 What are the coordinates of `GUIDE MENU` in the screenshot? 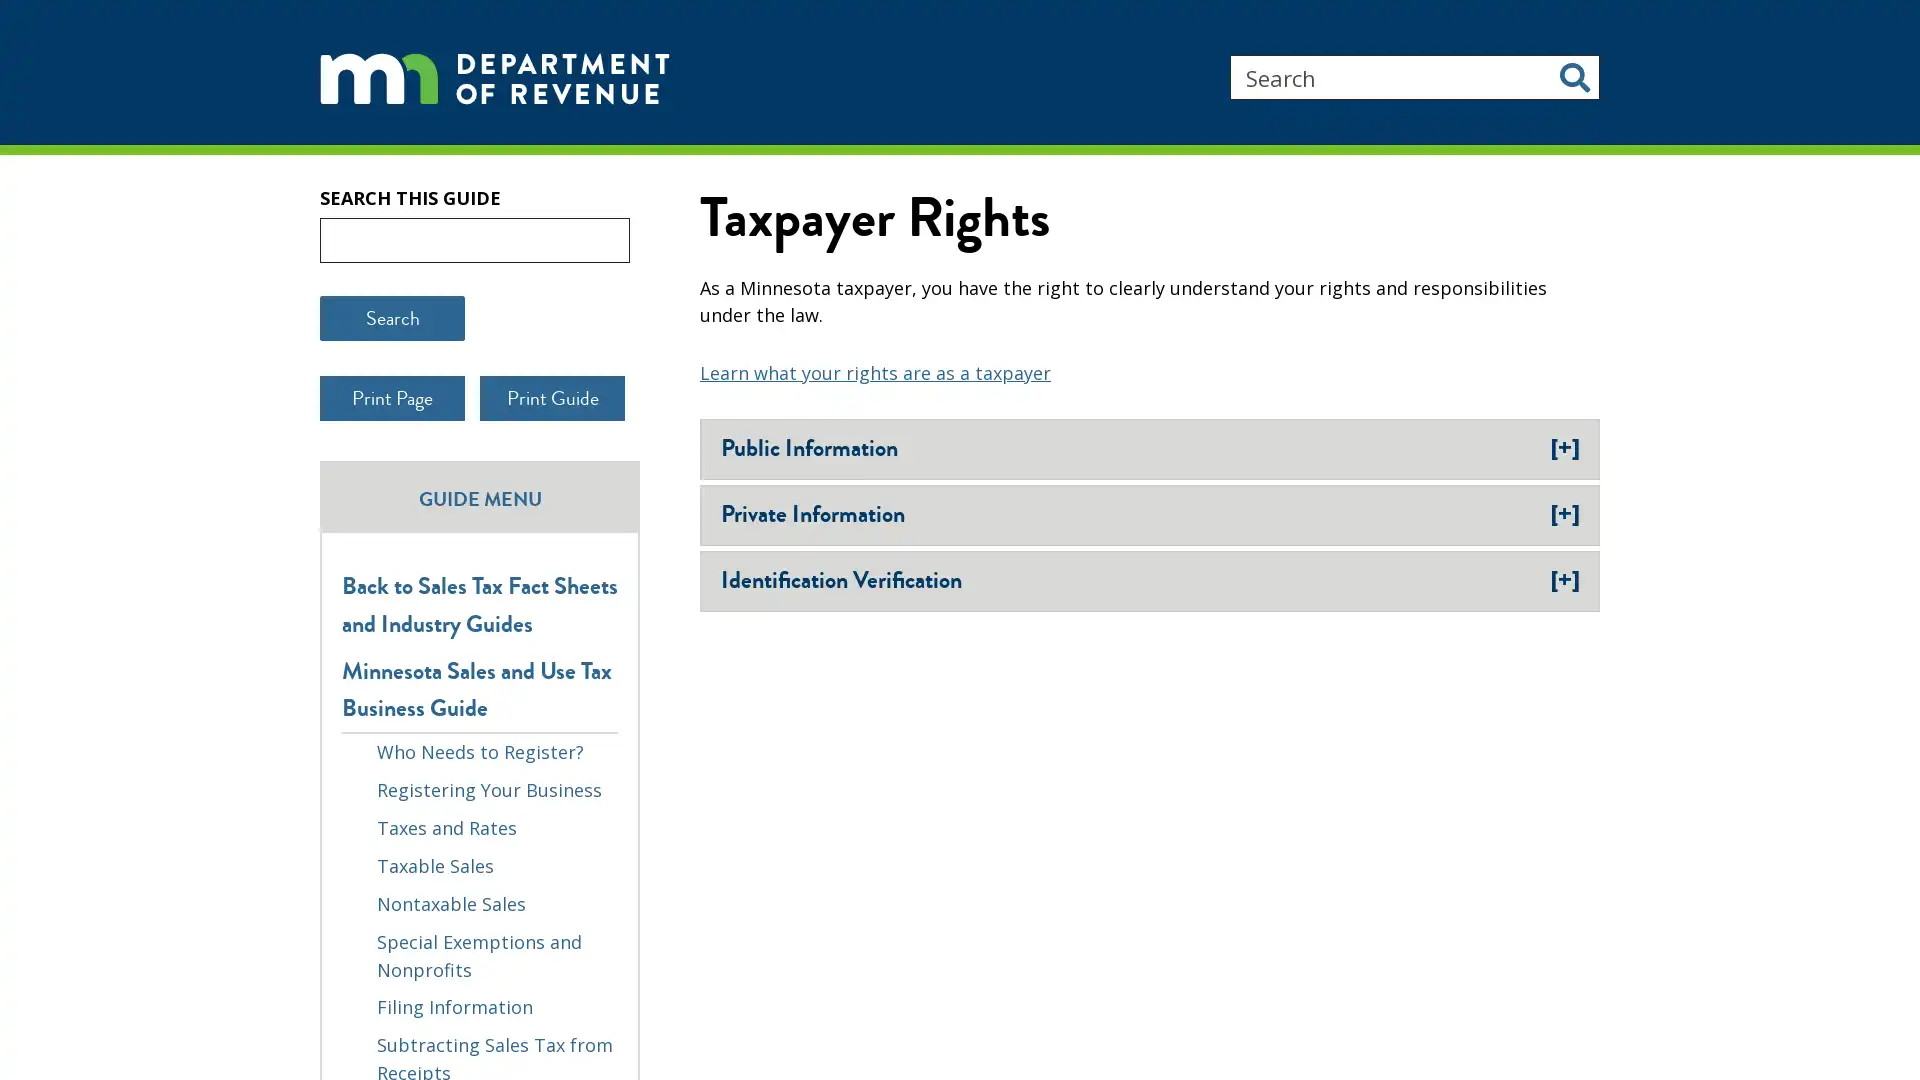 It's located at (480, 589).